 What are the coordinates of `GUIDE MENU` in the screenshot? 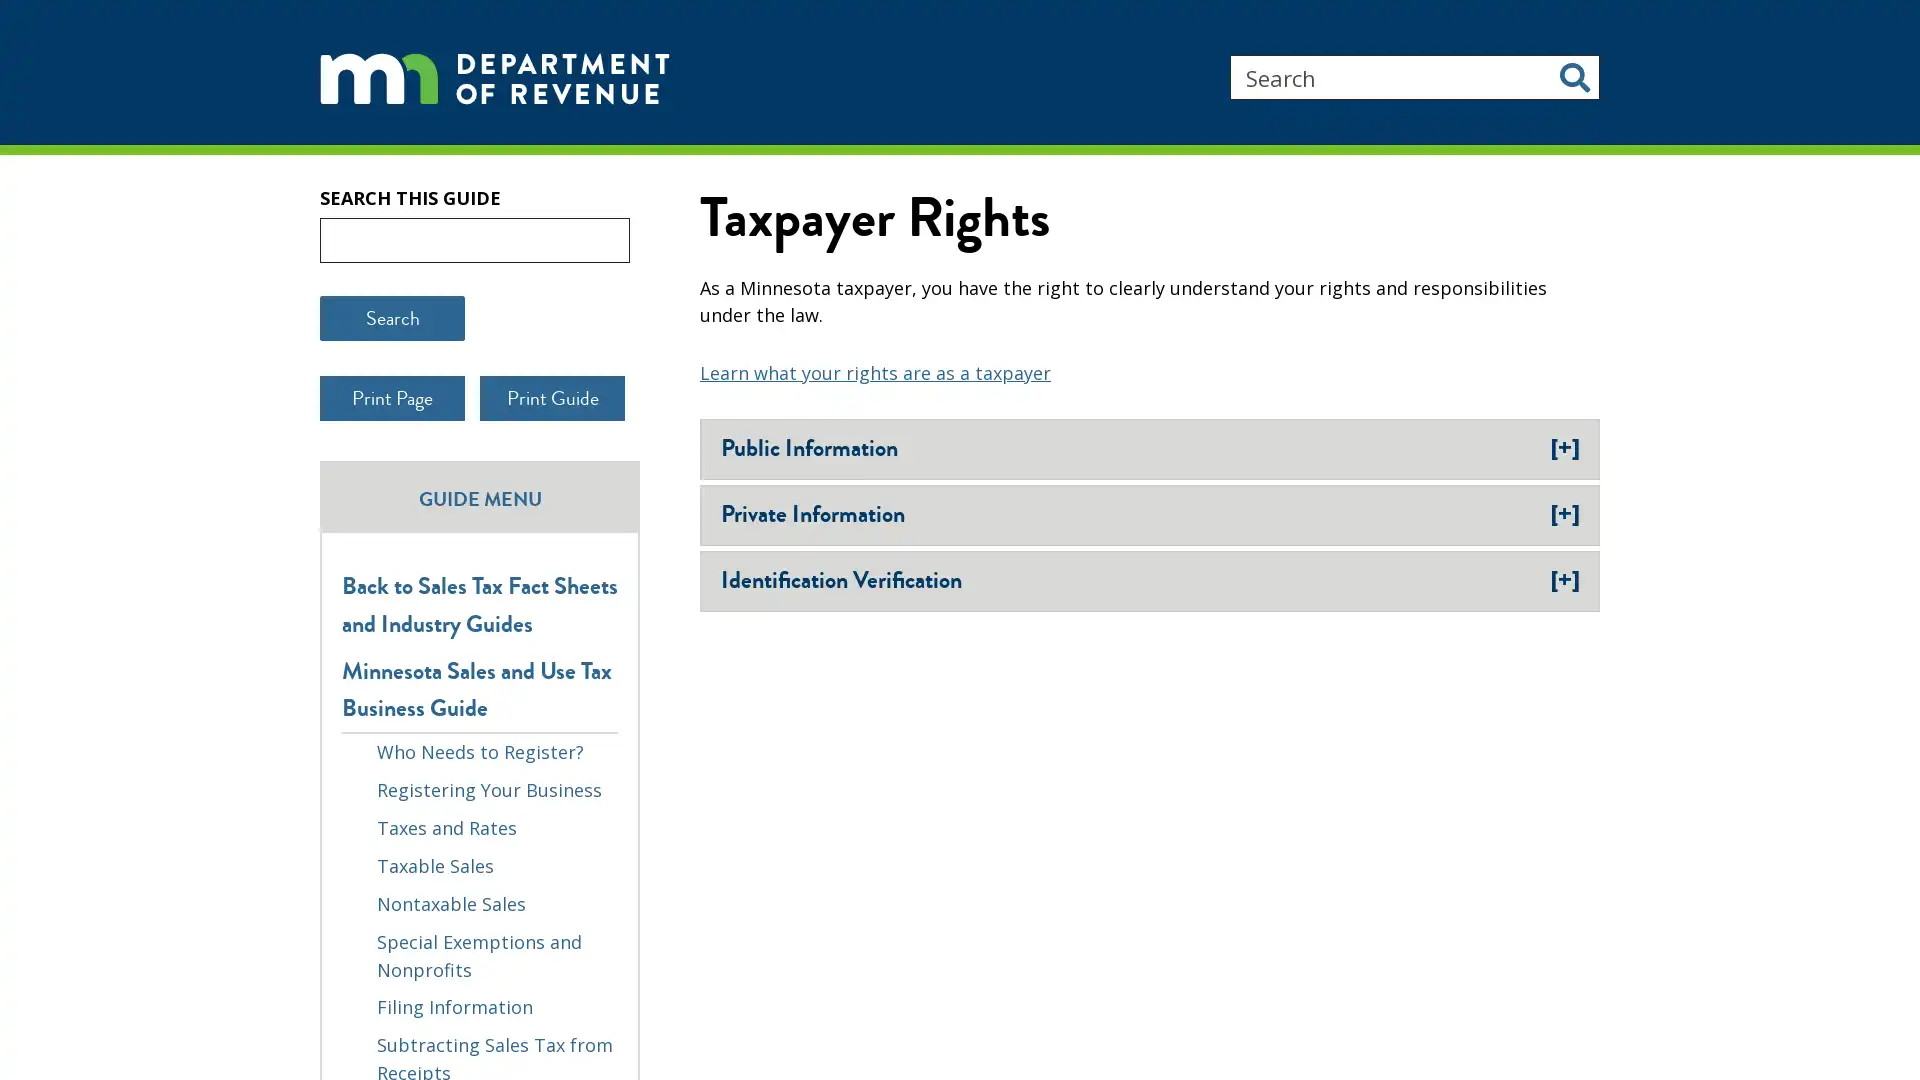 It's located at (480, 589).